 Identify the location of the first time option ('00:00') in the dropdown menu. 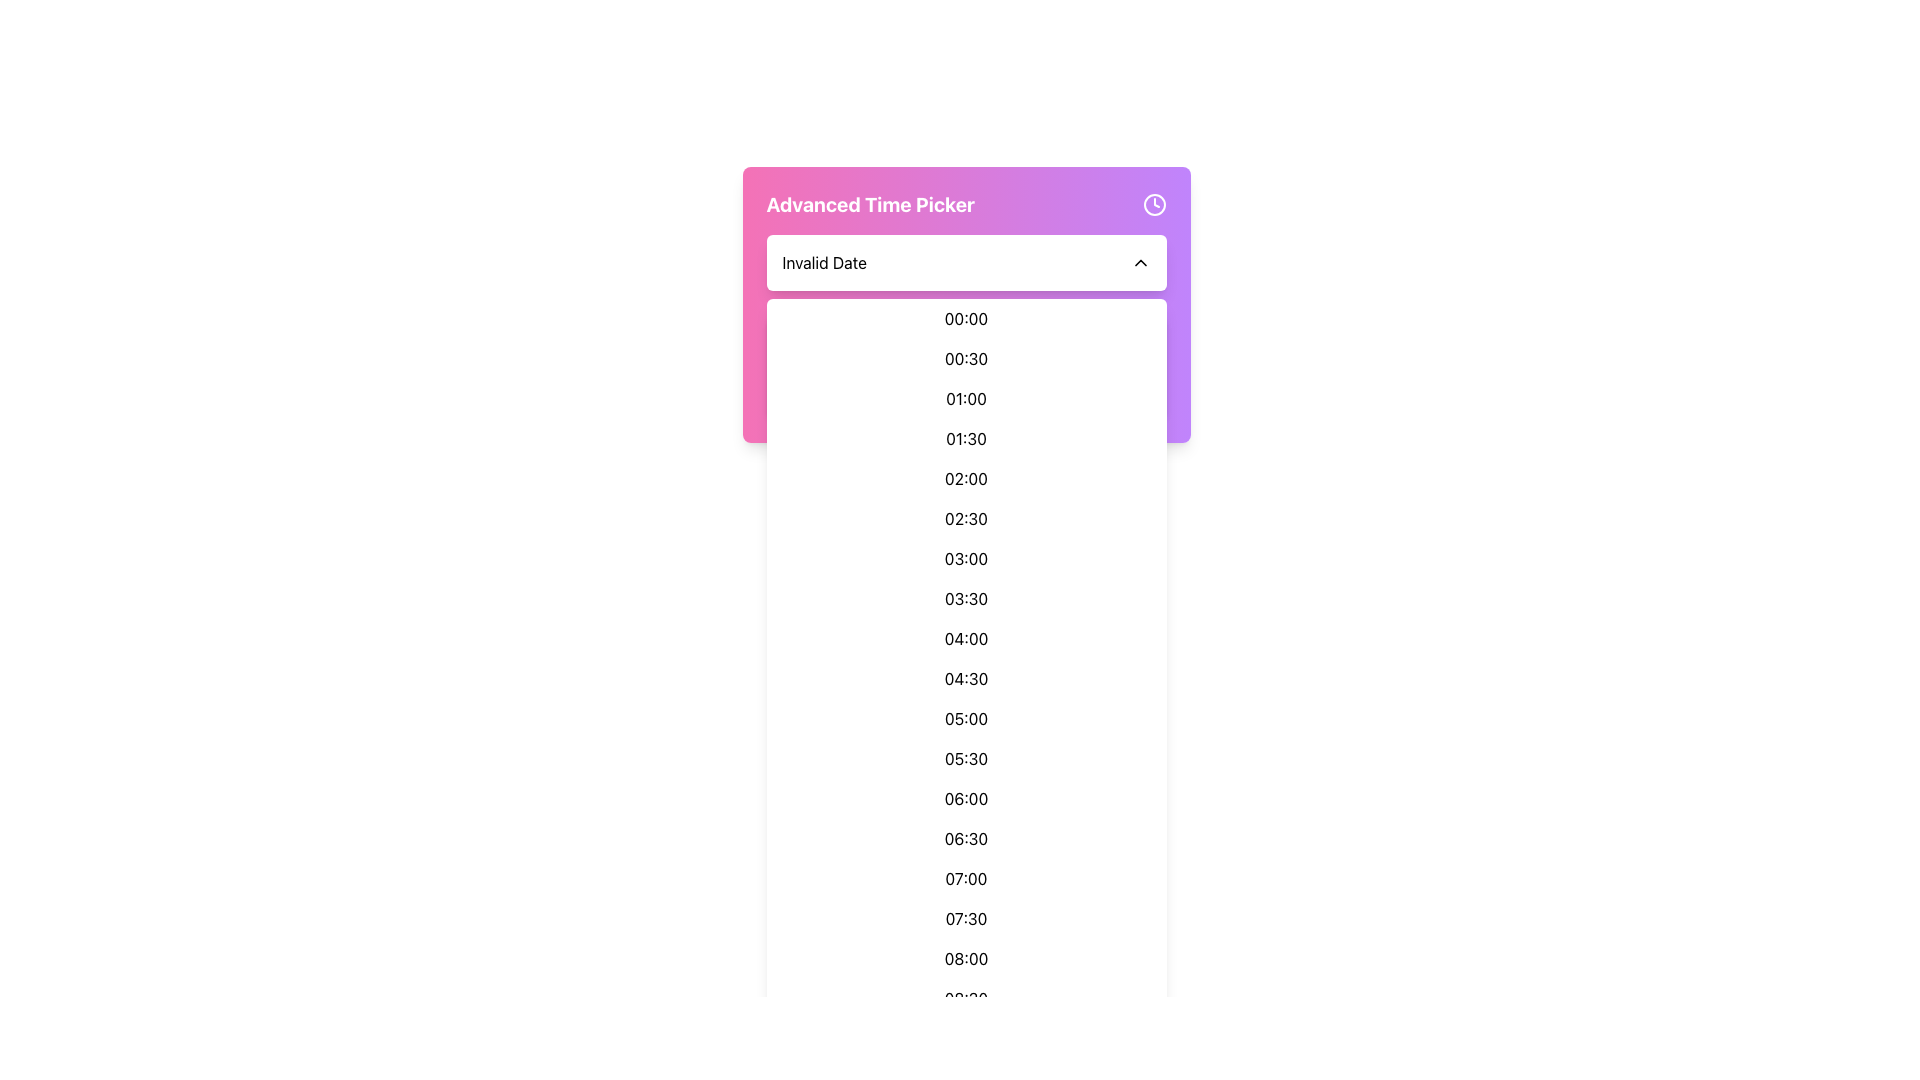
(966, 318).